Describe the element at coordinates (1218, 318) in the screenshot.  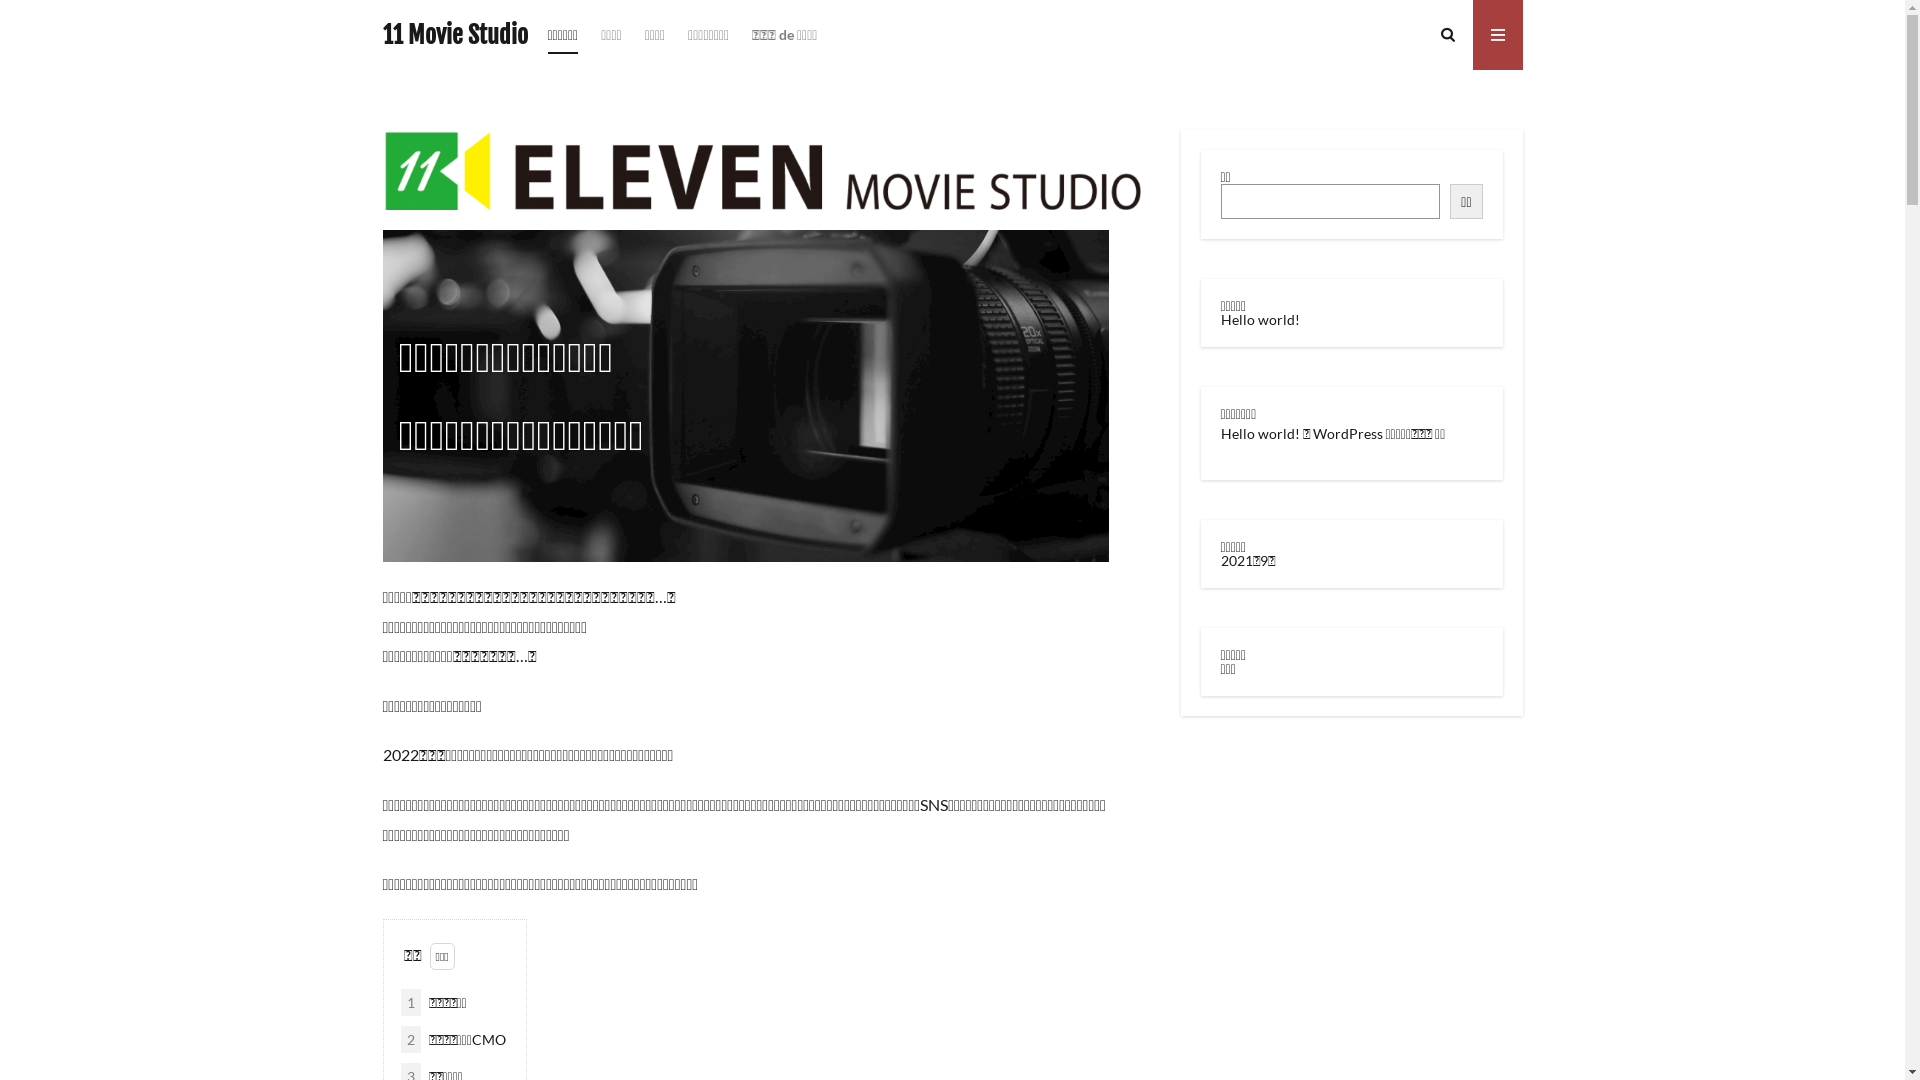
I see `'Hello world!'` at that location.